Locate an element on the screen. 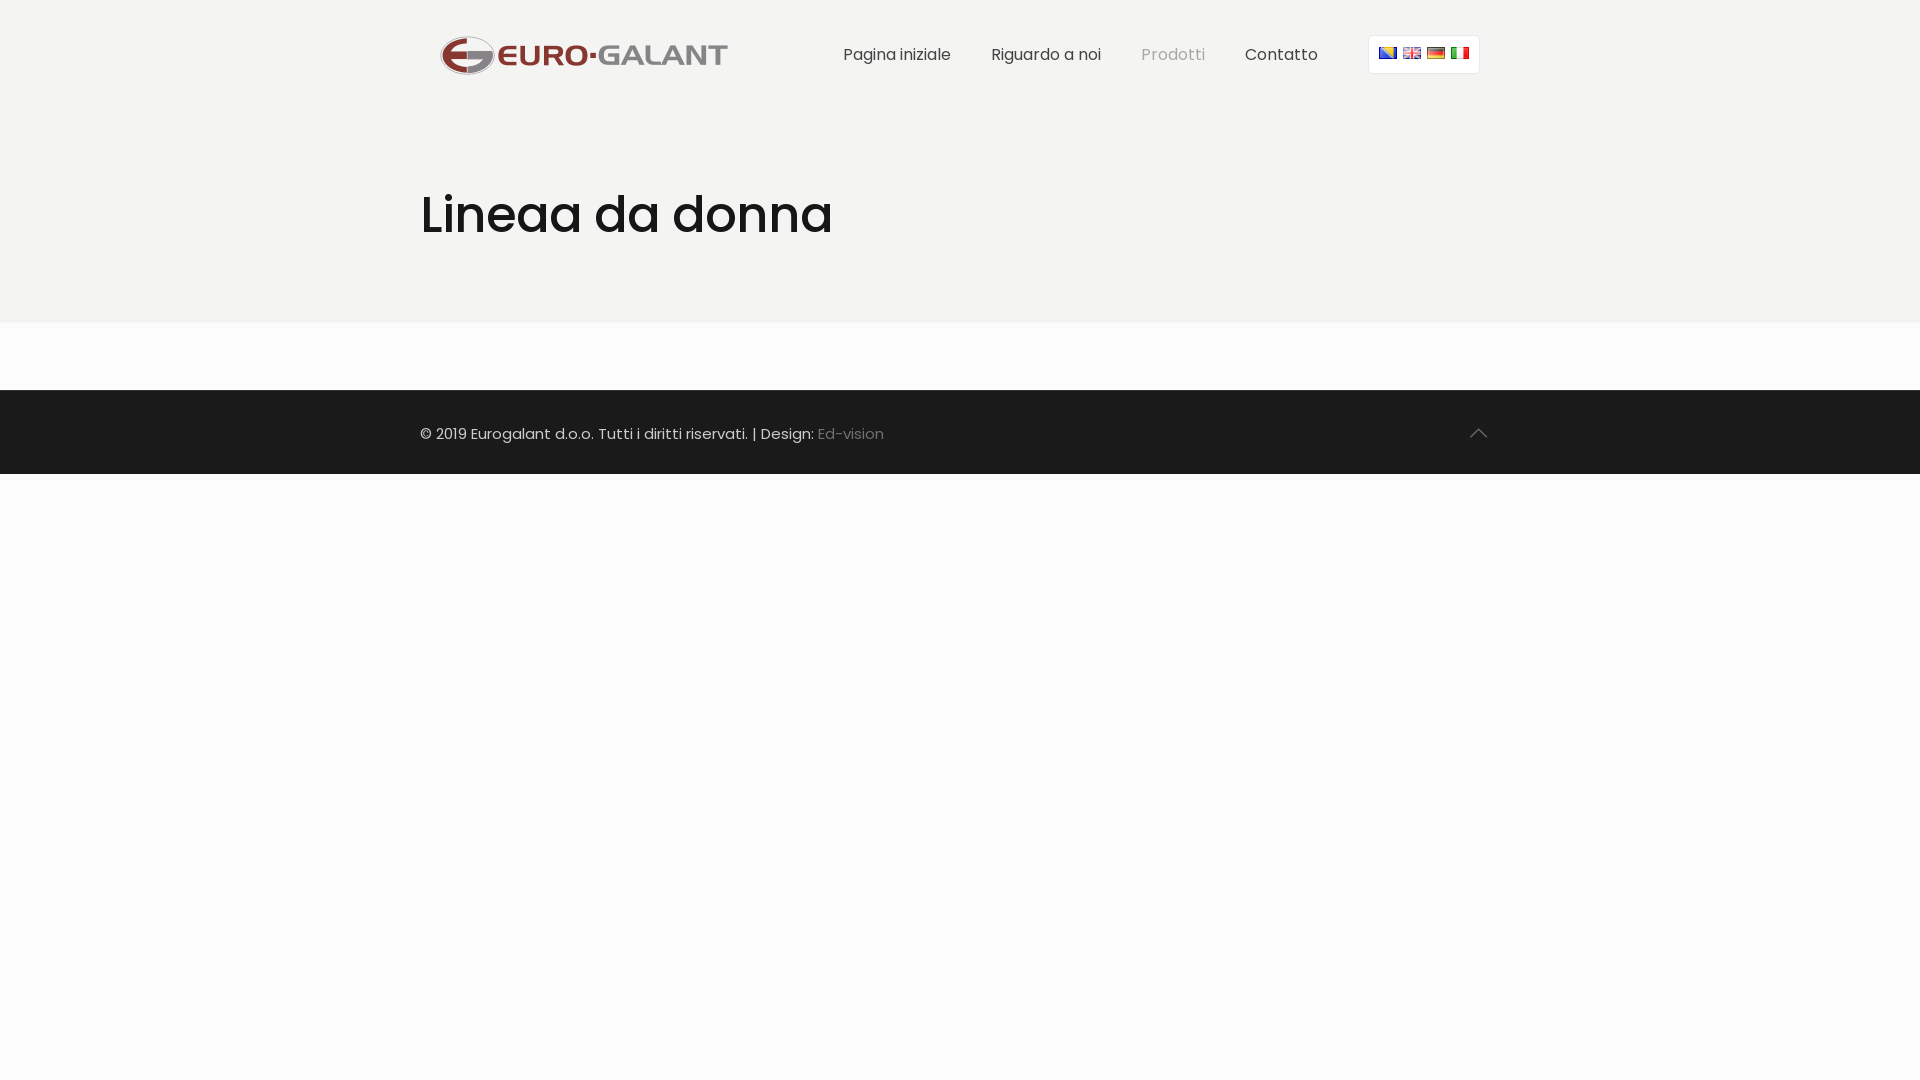  'Prodotti' is located at coordinates (1121, 53).